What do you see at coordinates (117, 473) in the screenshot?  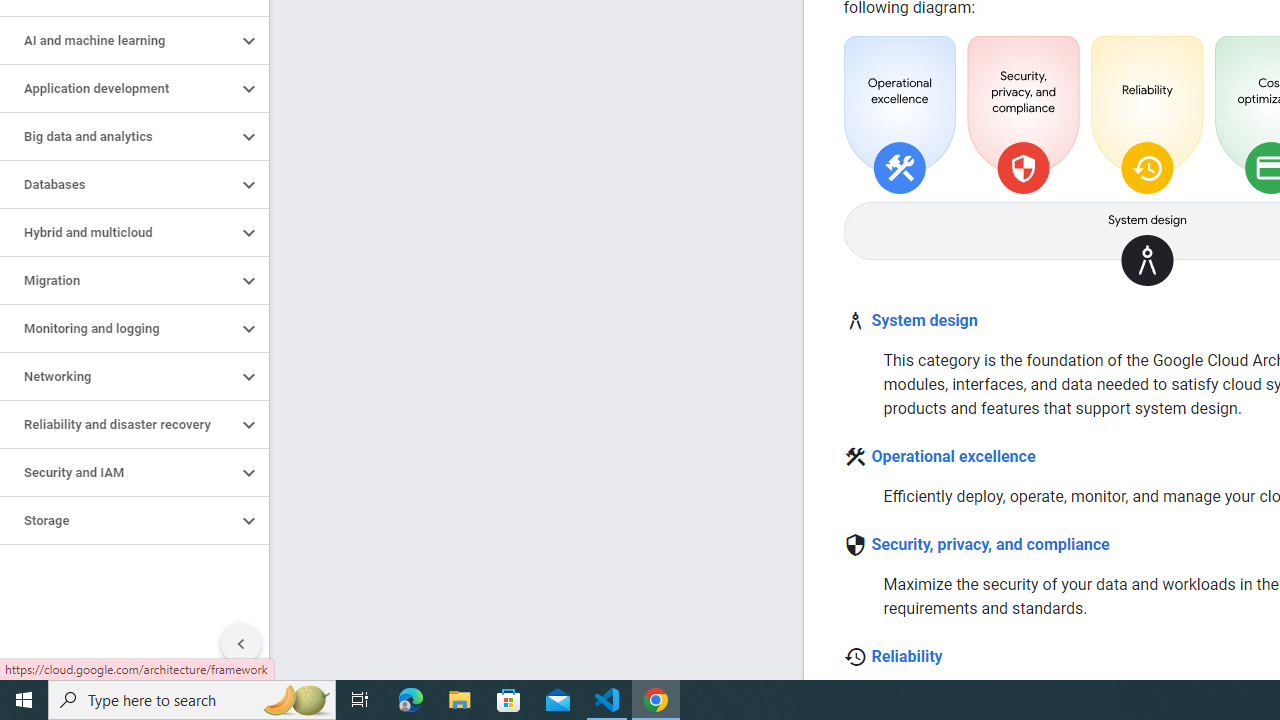 I see `'Security and IAM'` at bounding box center [117, 473].